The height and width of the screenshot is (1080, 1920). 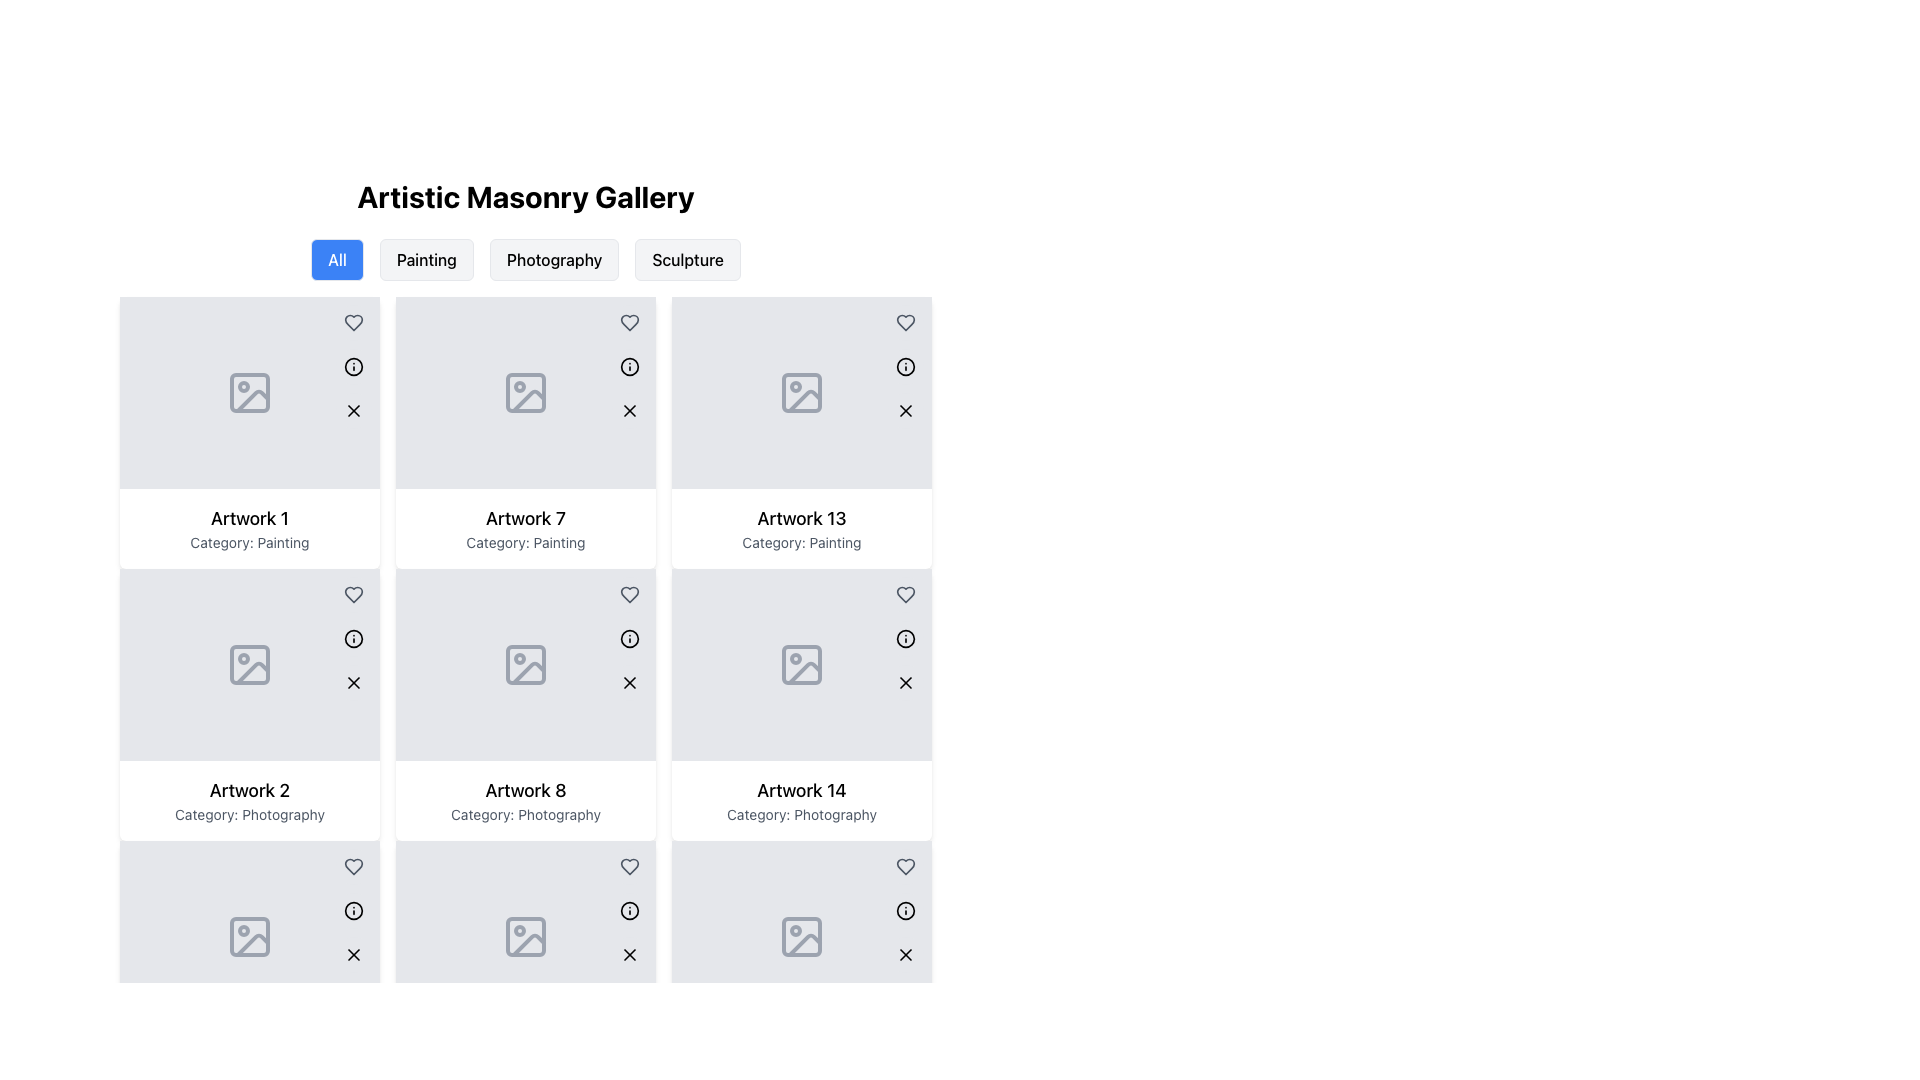 What do you see at coordinates (354, 866) in the screenshot?
I see `the heart-shaped icon in the top-right corner of the 'Artwork 2' card` at bounding box center [354, 866].